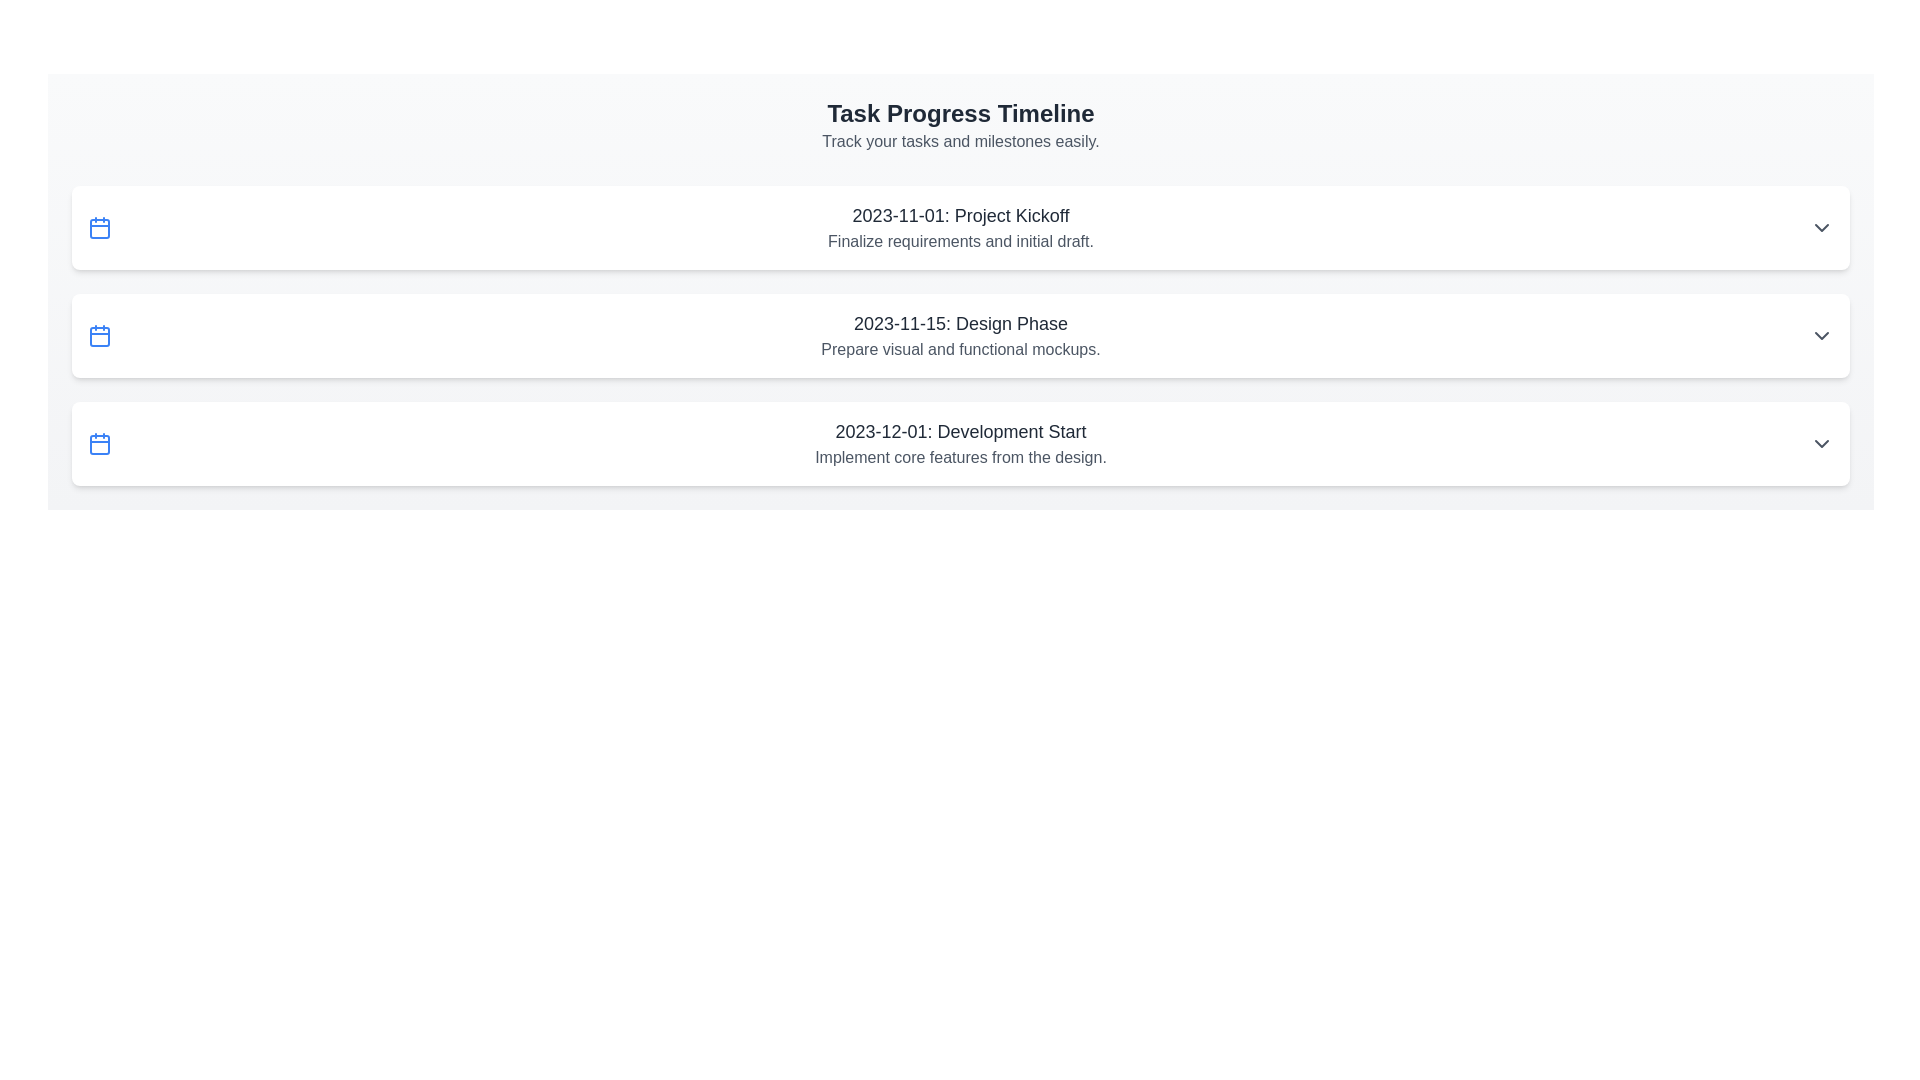  I want to click on the blue calendar icon located at the beginning of the third list item, which corresponds to the date '2023-12-01: Development Start.', so click(99, 442).